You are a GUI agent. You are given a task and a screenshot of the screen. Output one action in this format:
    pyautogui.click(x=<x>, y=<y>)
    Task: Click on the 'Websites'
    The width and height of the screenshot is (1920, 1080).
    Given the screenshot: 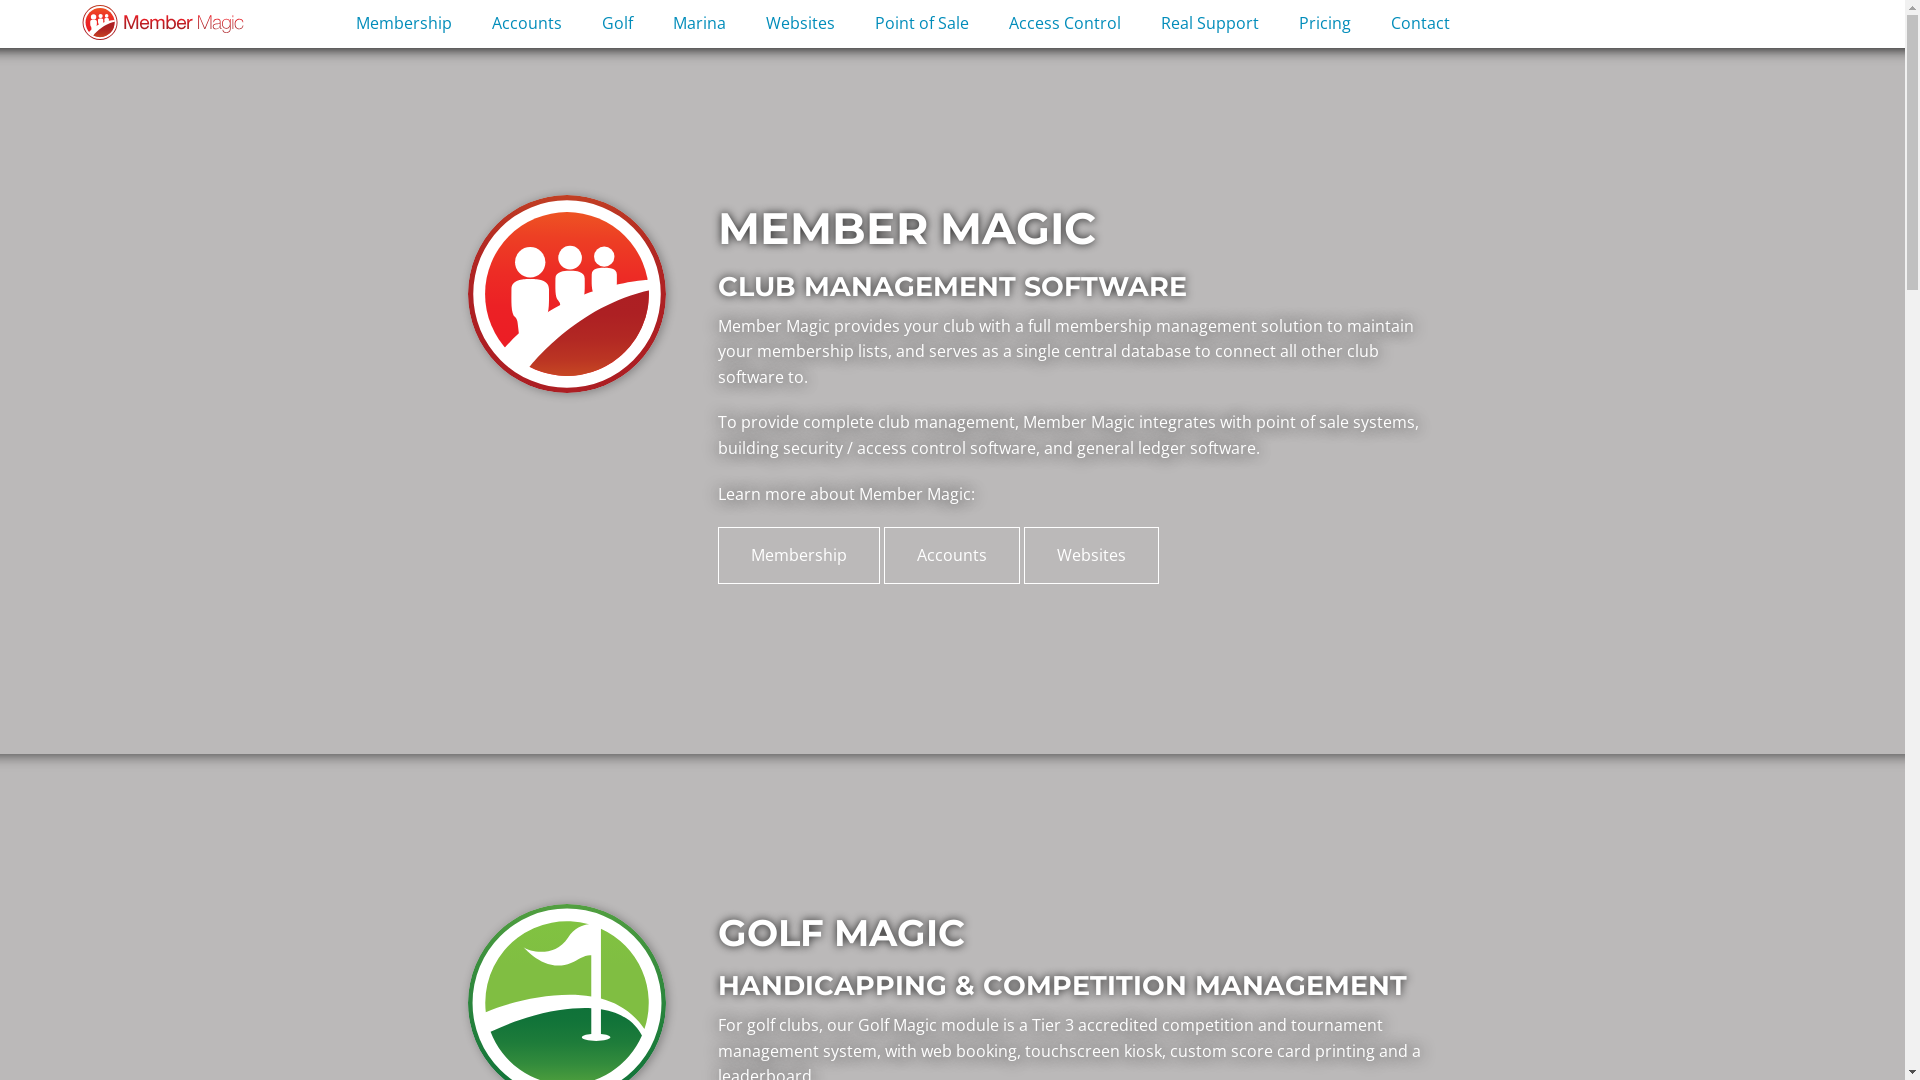 What is the action you would take?
    pyautogui.click(x=800, y=24)
    